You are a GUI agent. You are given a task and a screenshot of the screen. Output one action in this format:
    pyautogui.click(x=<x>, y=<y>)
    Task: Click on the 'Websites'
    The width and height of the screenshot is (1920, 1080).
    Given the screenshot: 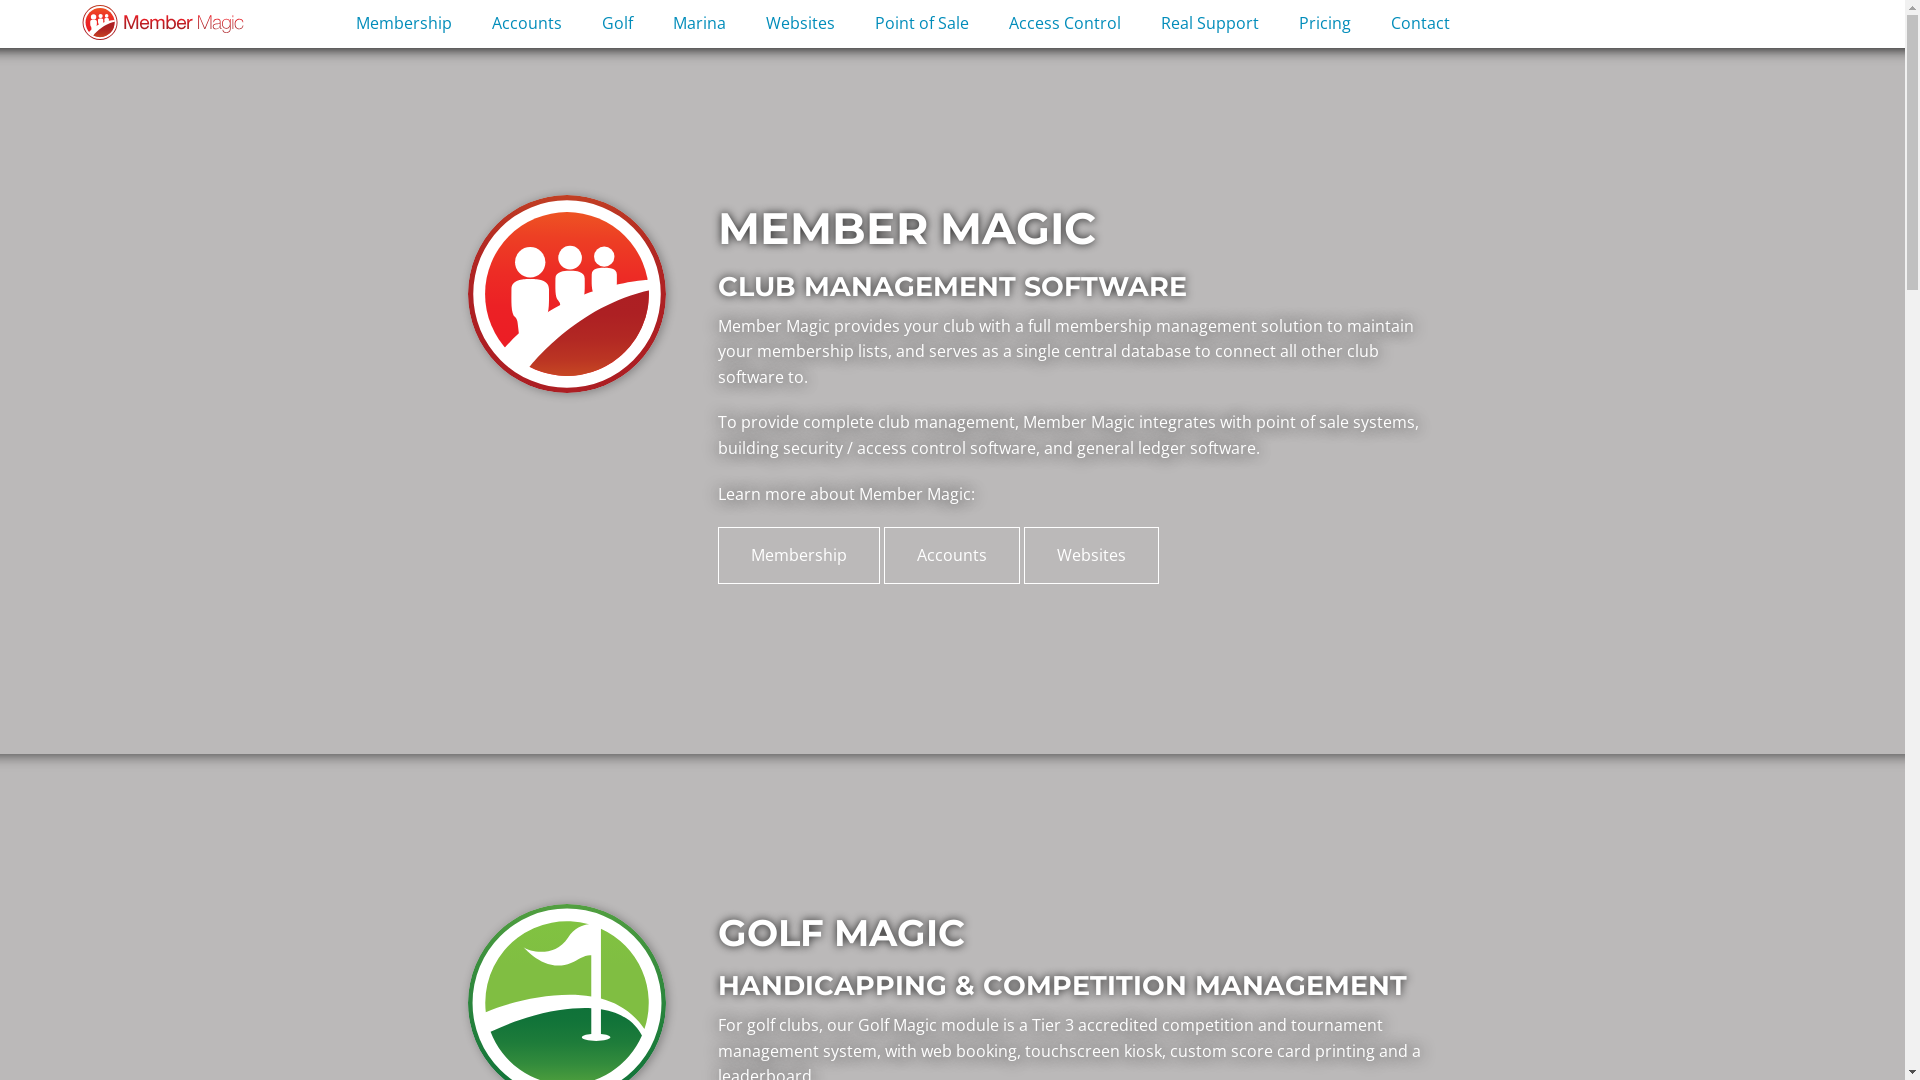 What is the action you would take?
    pyautogui.click(x=800, y=24)
    